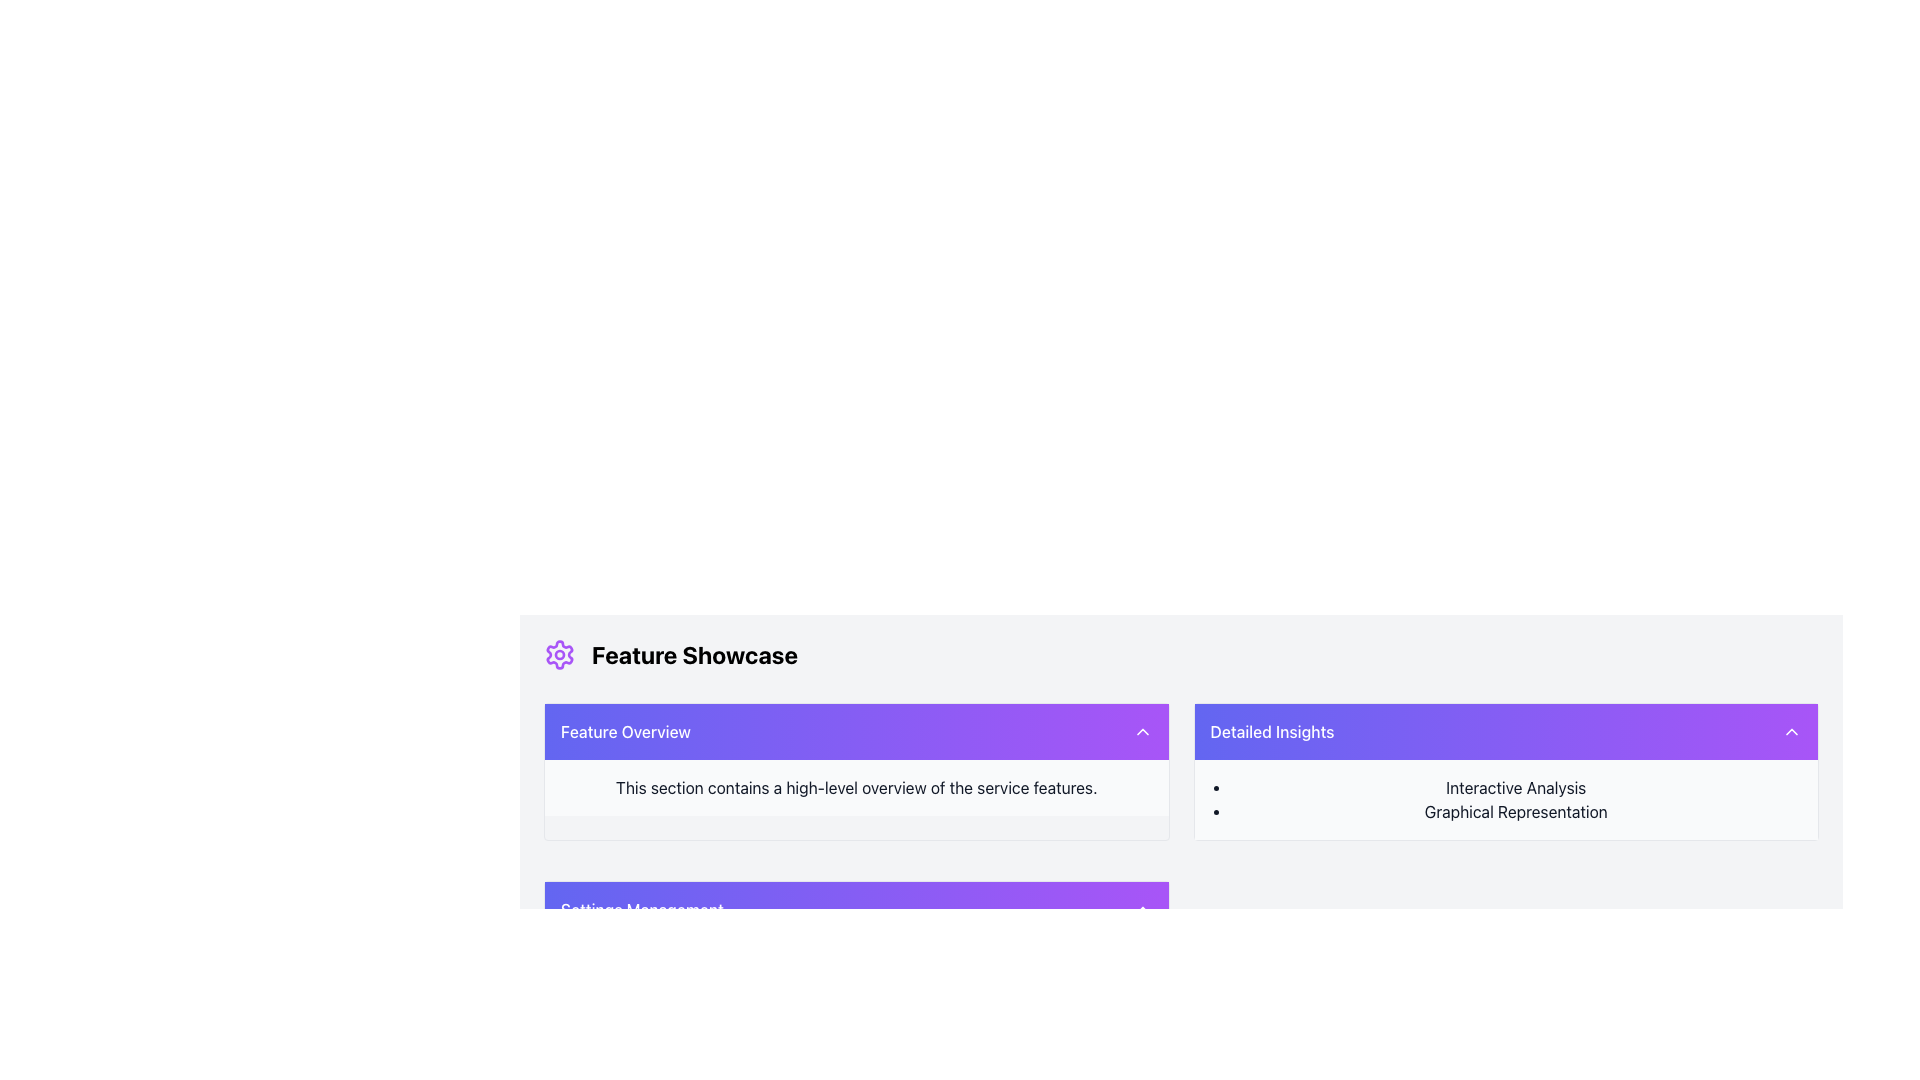 The height and width of the screenshot is (1080, 1920). What do you see at coordinates (1506, 798) in the screenshot?
I see `the linked section in the Descriptive List located below the header 'Detailed Insights' on the right side of the layout` at bounding box center [1506, 798].